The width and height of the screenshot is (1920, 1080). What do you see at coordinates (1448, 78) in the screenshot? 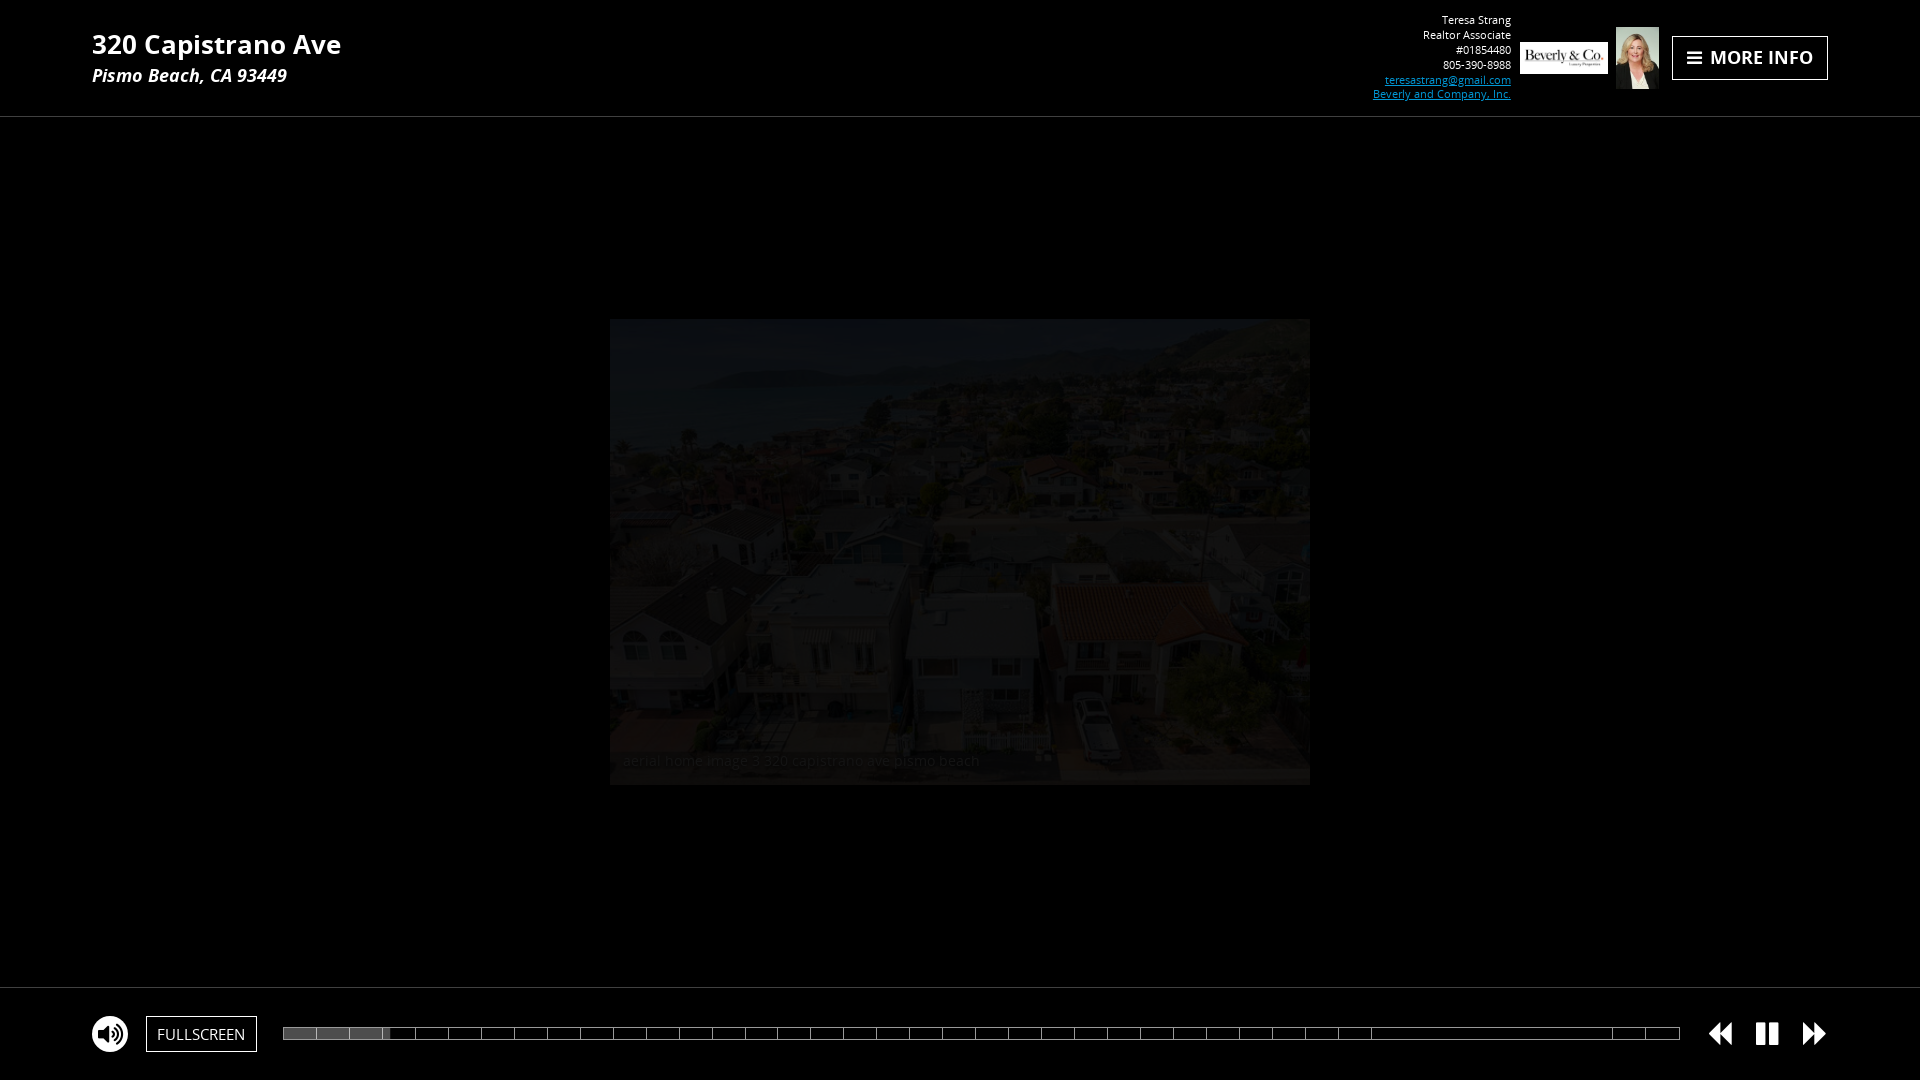
I see `'teresastrang@gmail.com'` at bounding box center [1448, 78].